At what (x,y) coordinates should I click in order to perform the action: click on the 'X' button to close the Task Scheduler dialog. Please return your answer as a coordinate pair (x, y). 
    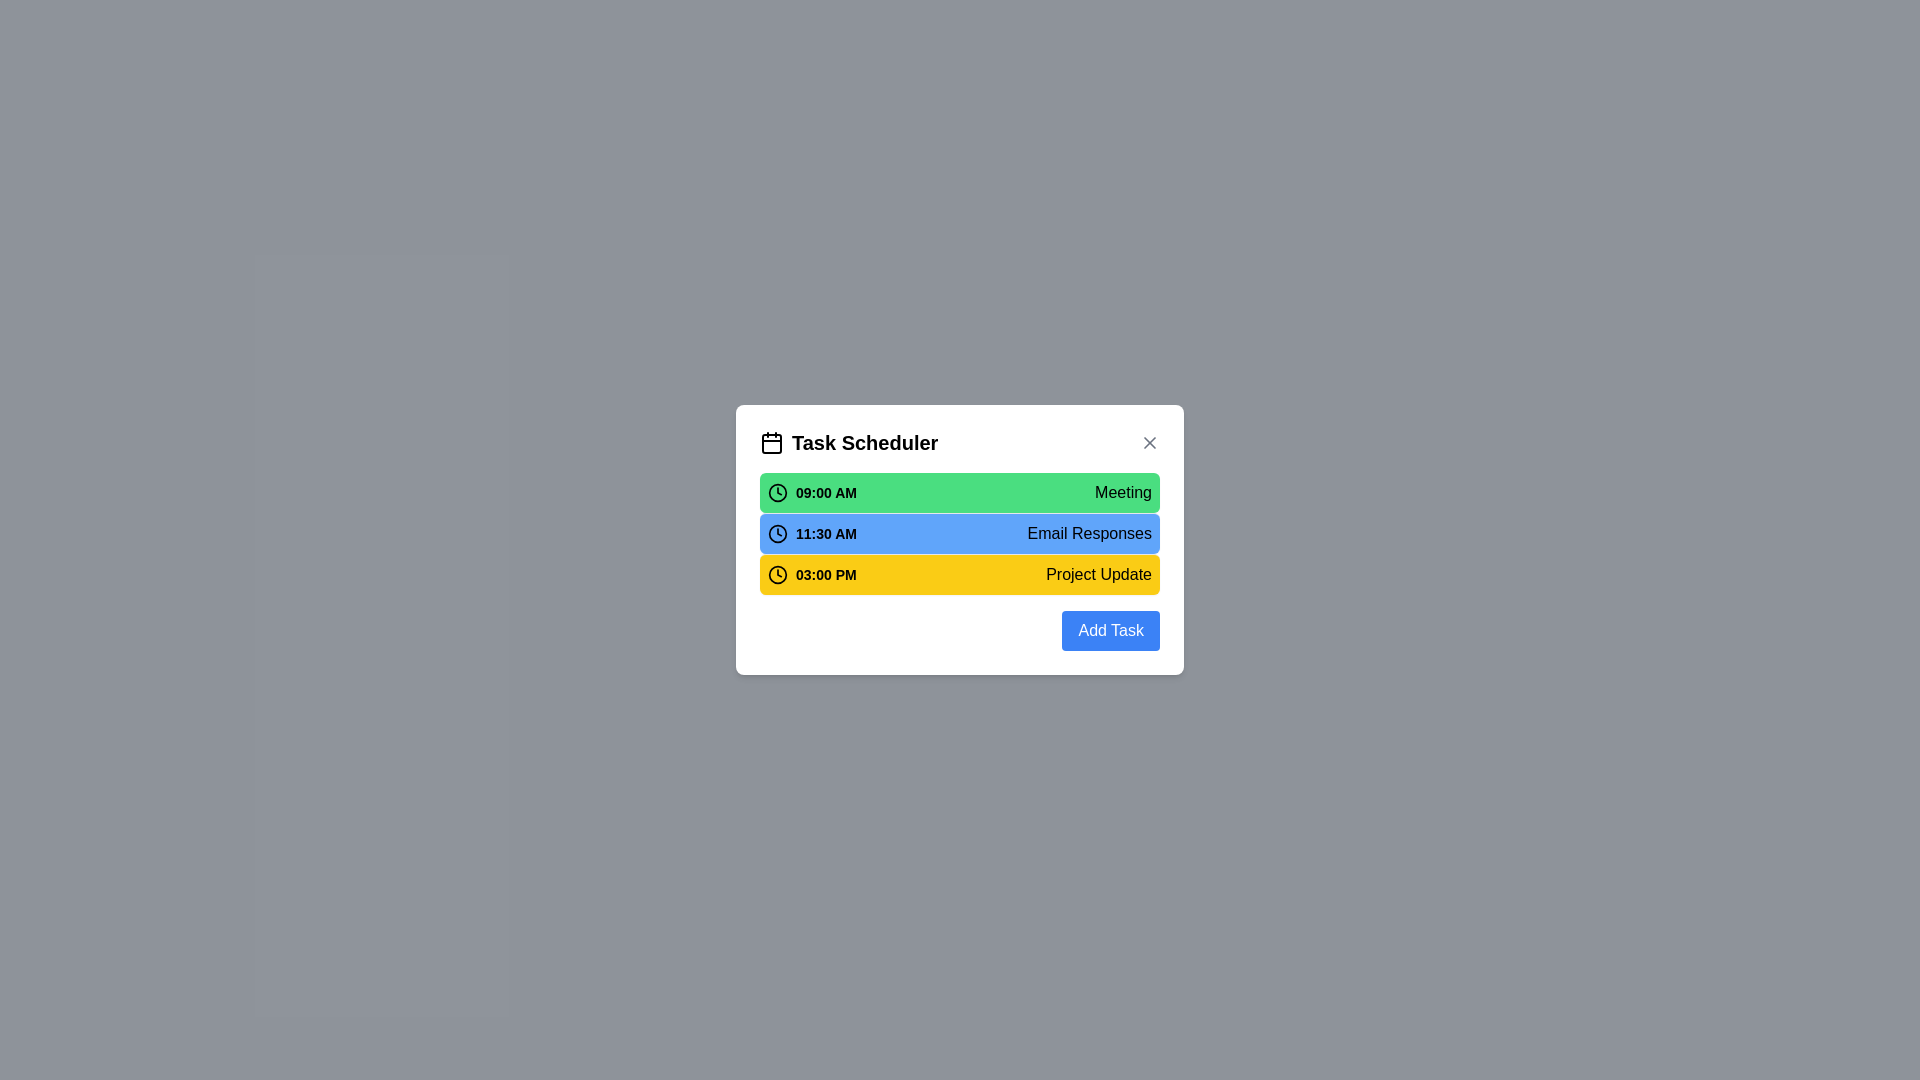
    Looking at the image, I should click on (1150, 442).